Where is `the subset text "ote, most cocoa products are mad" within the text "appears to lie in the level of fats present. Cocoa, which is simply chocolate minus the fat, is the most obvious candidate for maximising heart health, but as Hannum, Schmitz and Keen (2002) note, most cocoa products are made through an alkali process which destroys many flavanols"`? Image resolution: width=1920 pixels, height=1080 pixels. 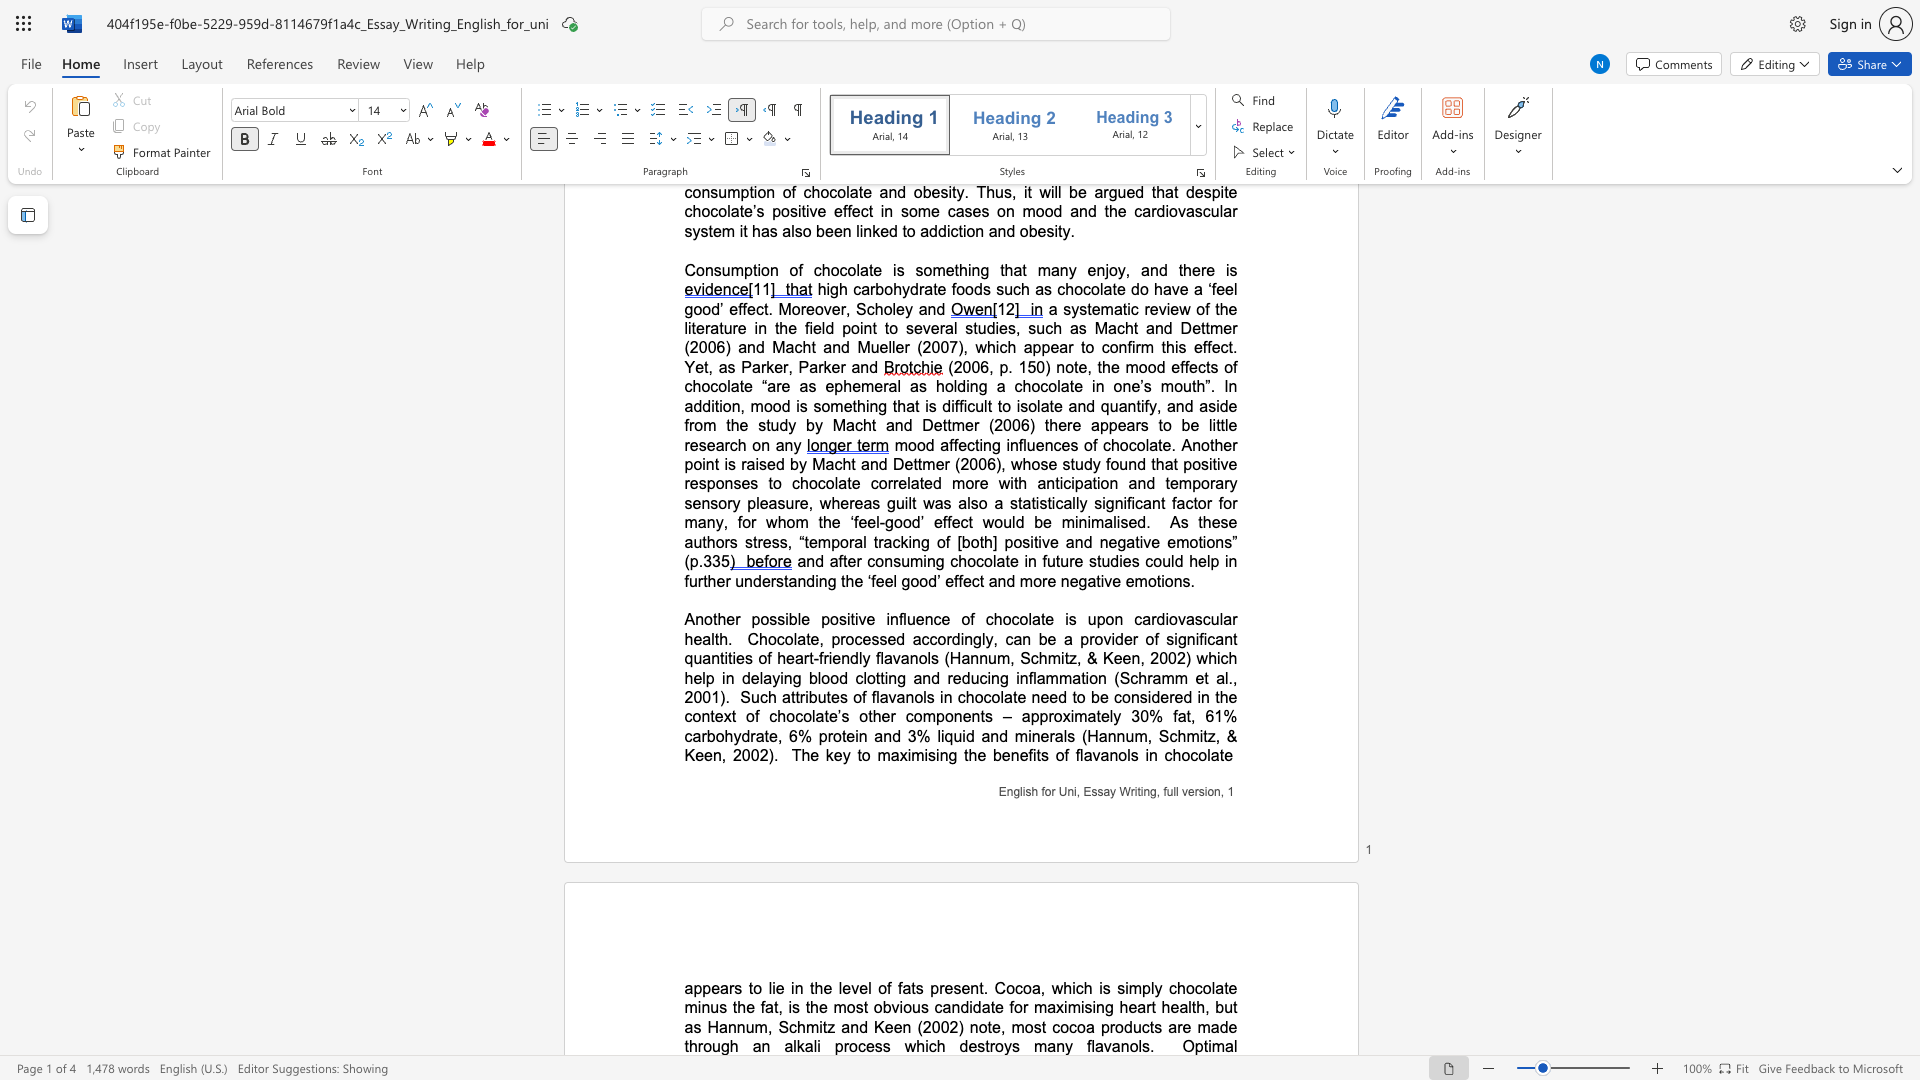
the subset text "ote, most cocoa products are mad" within the text "appears to lie in the level of fats present. Cocoa, which is simply chocolate minus the fat, is the most obvious candidate for maximising heart health, but as Hannum, Schmitz and Keen (2002) note, most cocoa products are made through an alkali process which destroys many flavanols" is located at coordinates (978, 1027).